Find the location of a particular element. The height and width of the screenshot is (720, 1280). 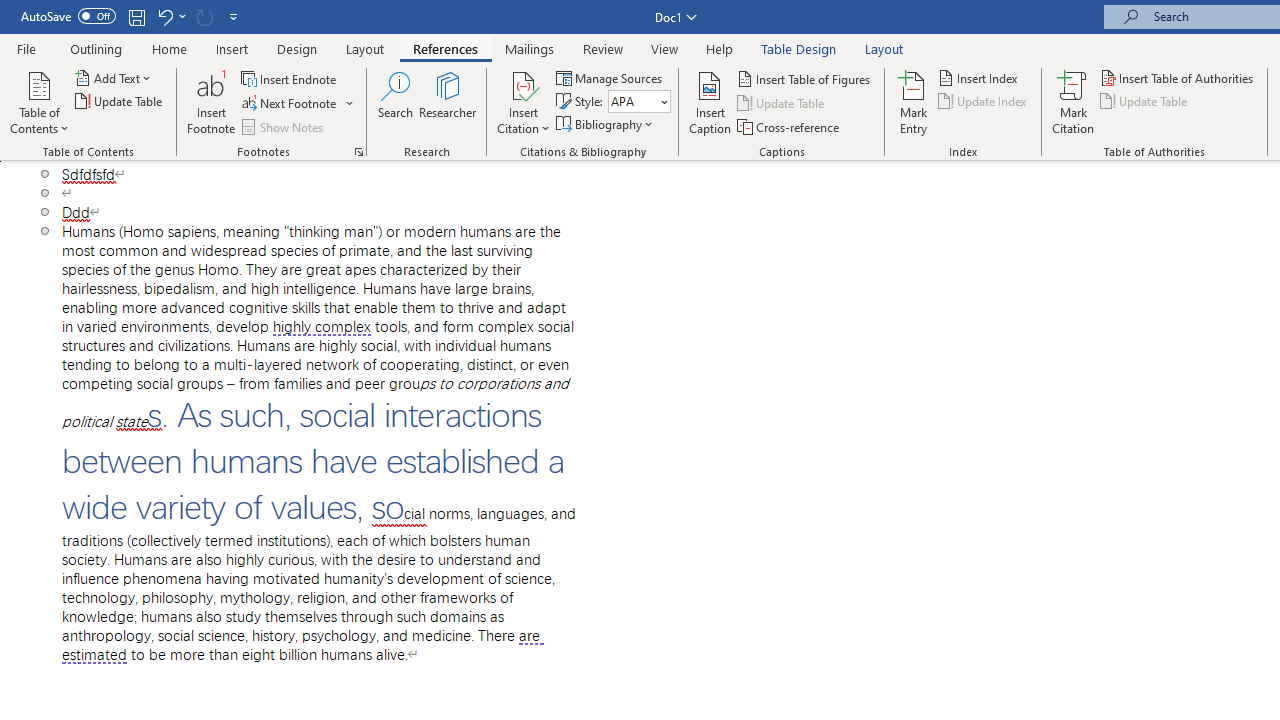

'Insert Caption...' is located at coordinates (710, 103).